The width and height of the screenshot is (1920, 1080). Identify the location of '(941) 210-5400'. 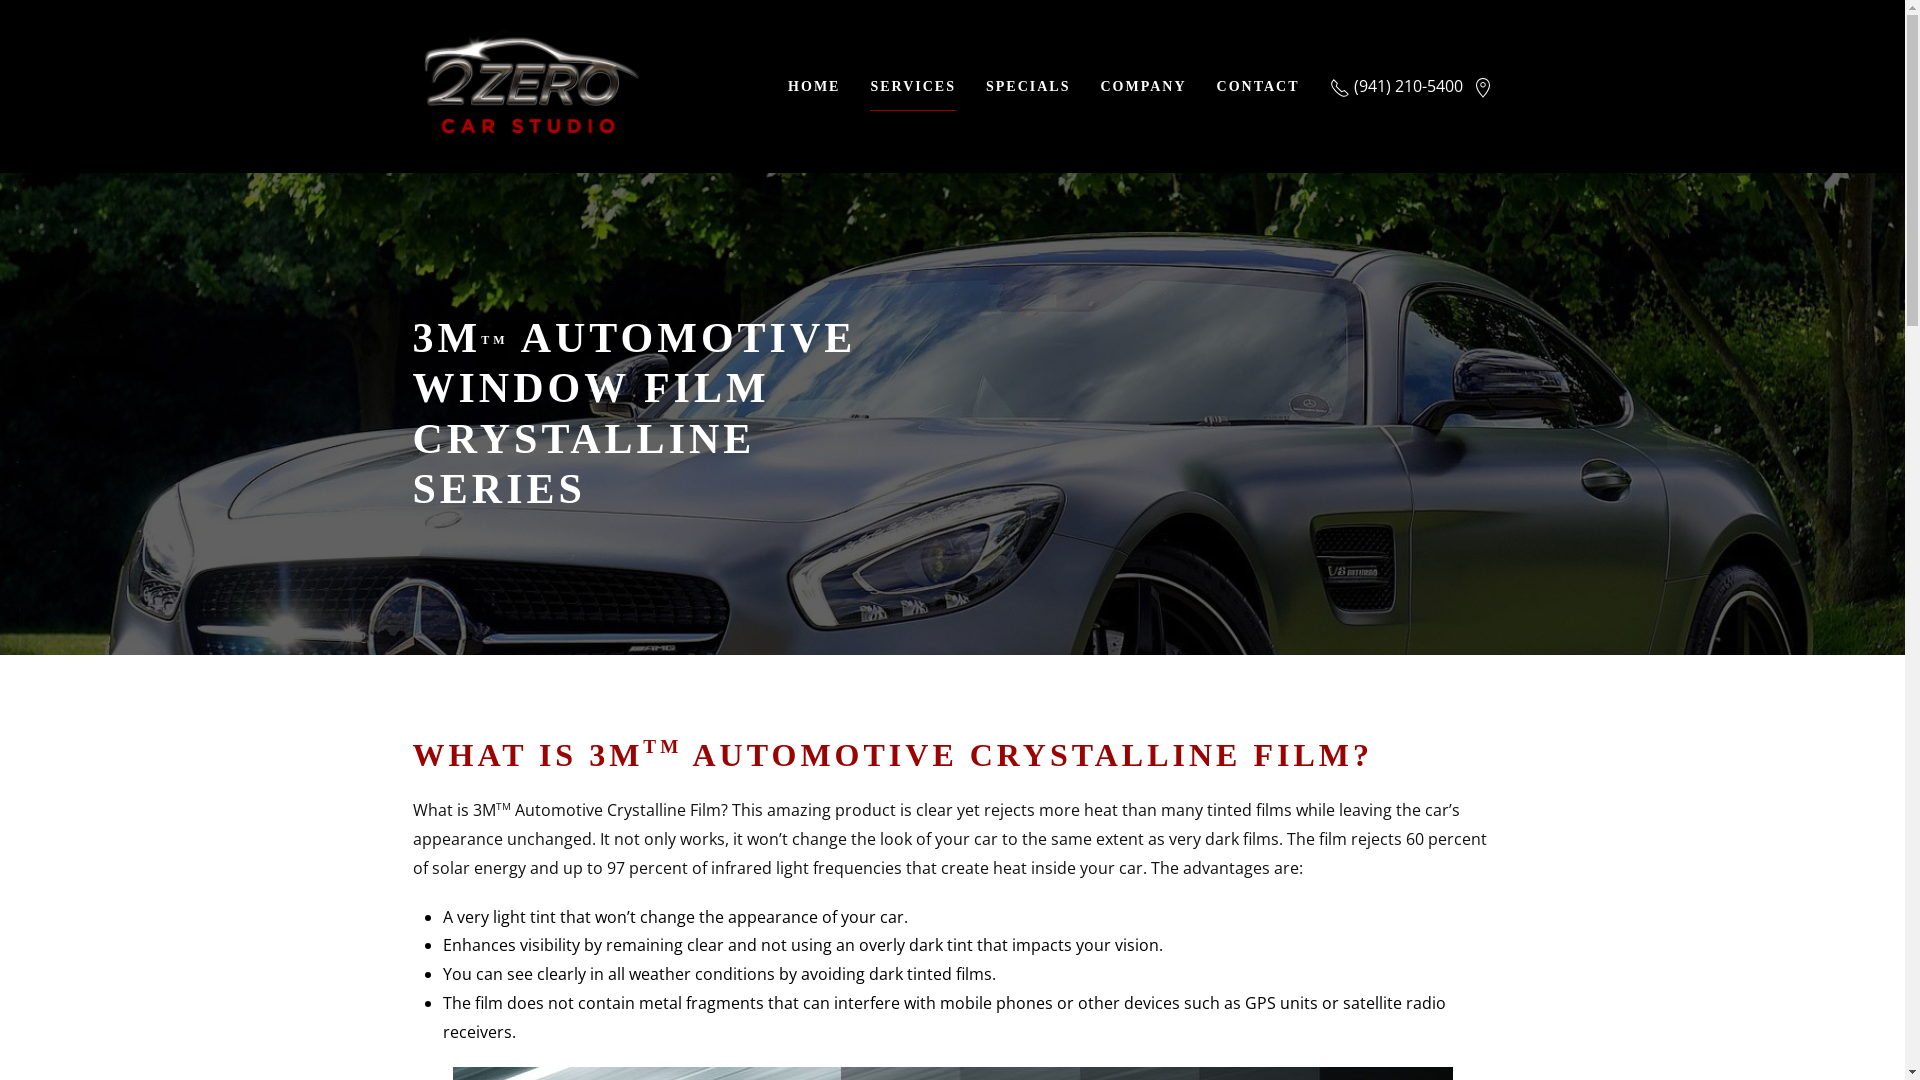
(1329, 84).